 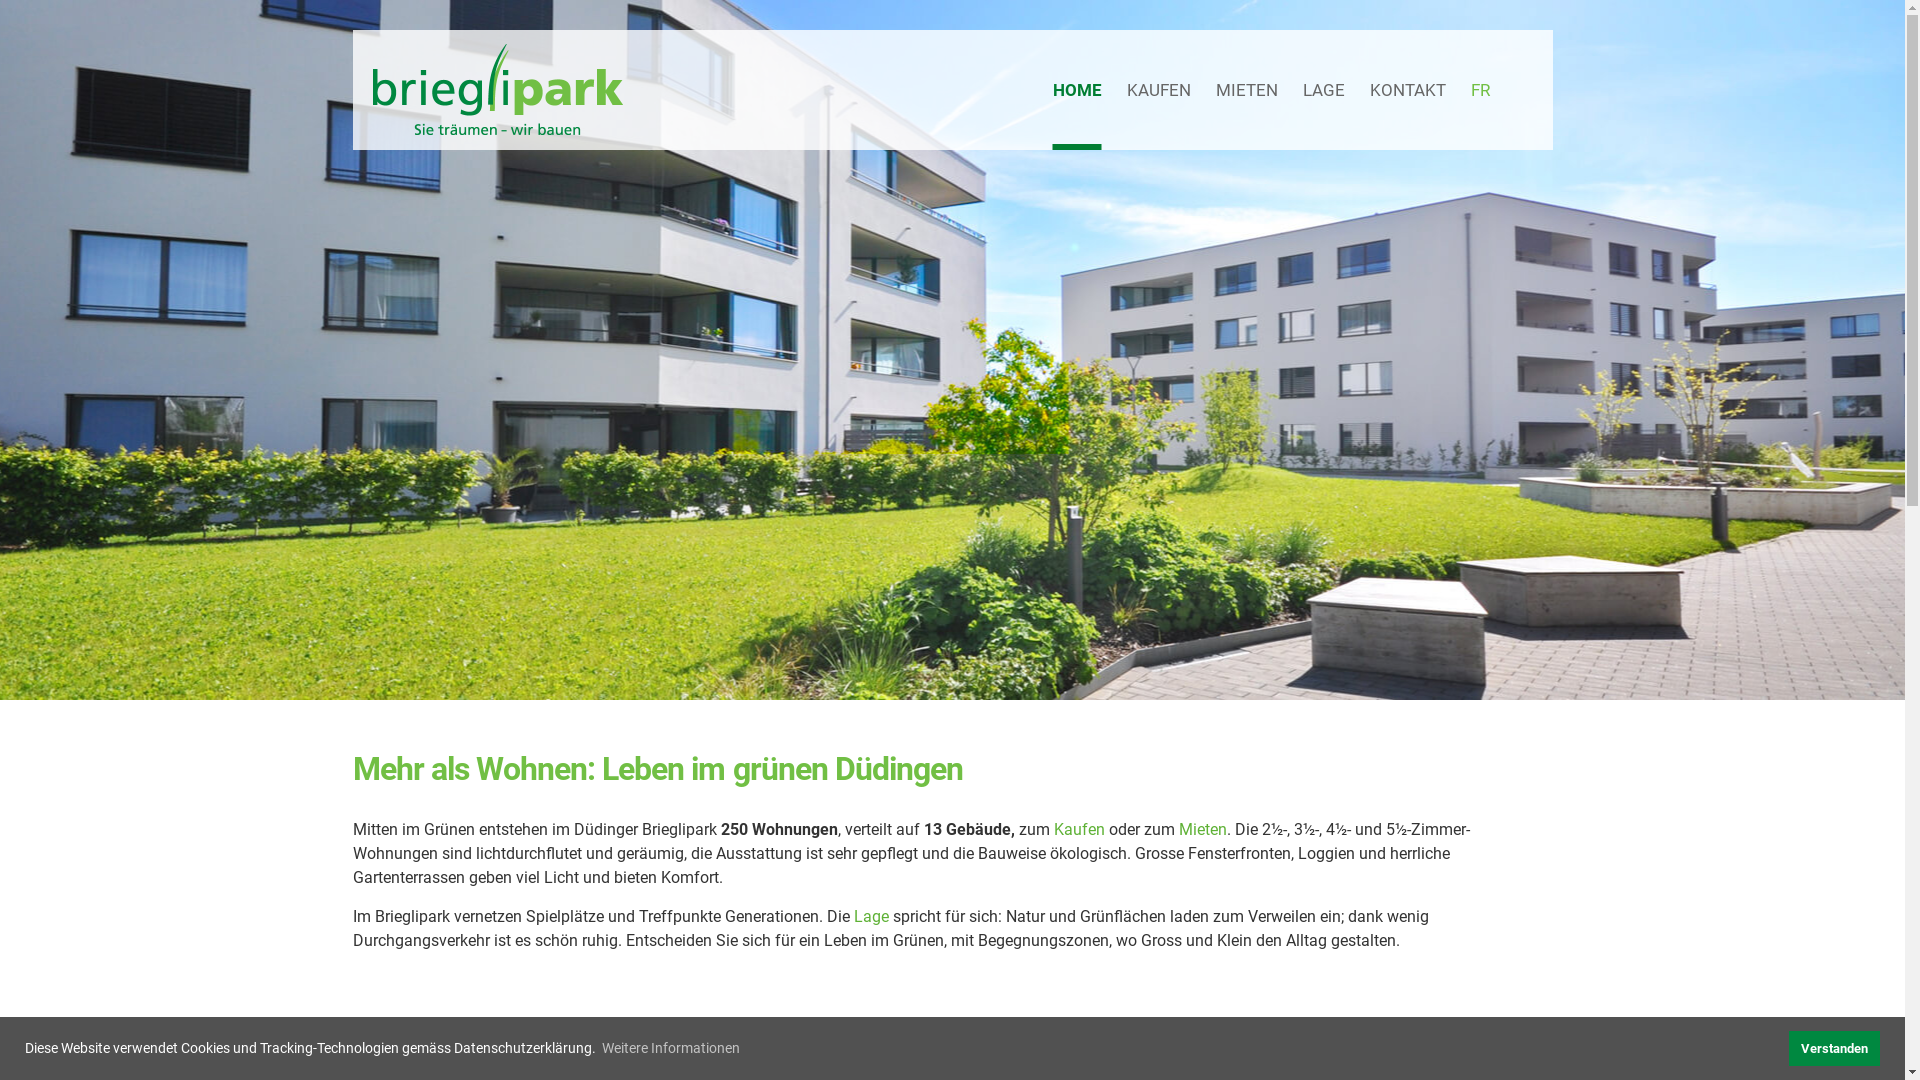 I want to click on 'KAUFEN', so click(x=1126, y=88).